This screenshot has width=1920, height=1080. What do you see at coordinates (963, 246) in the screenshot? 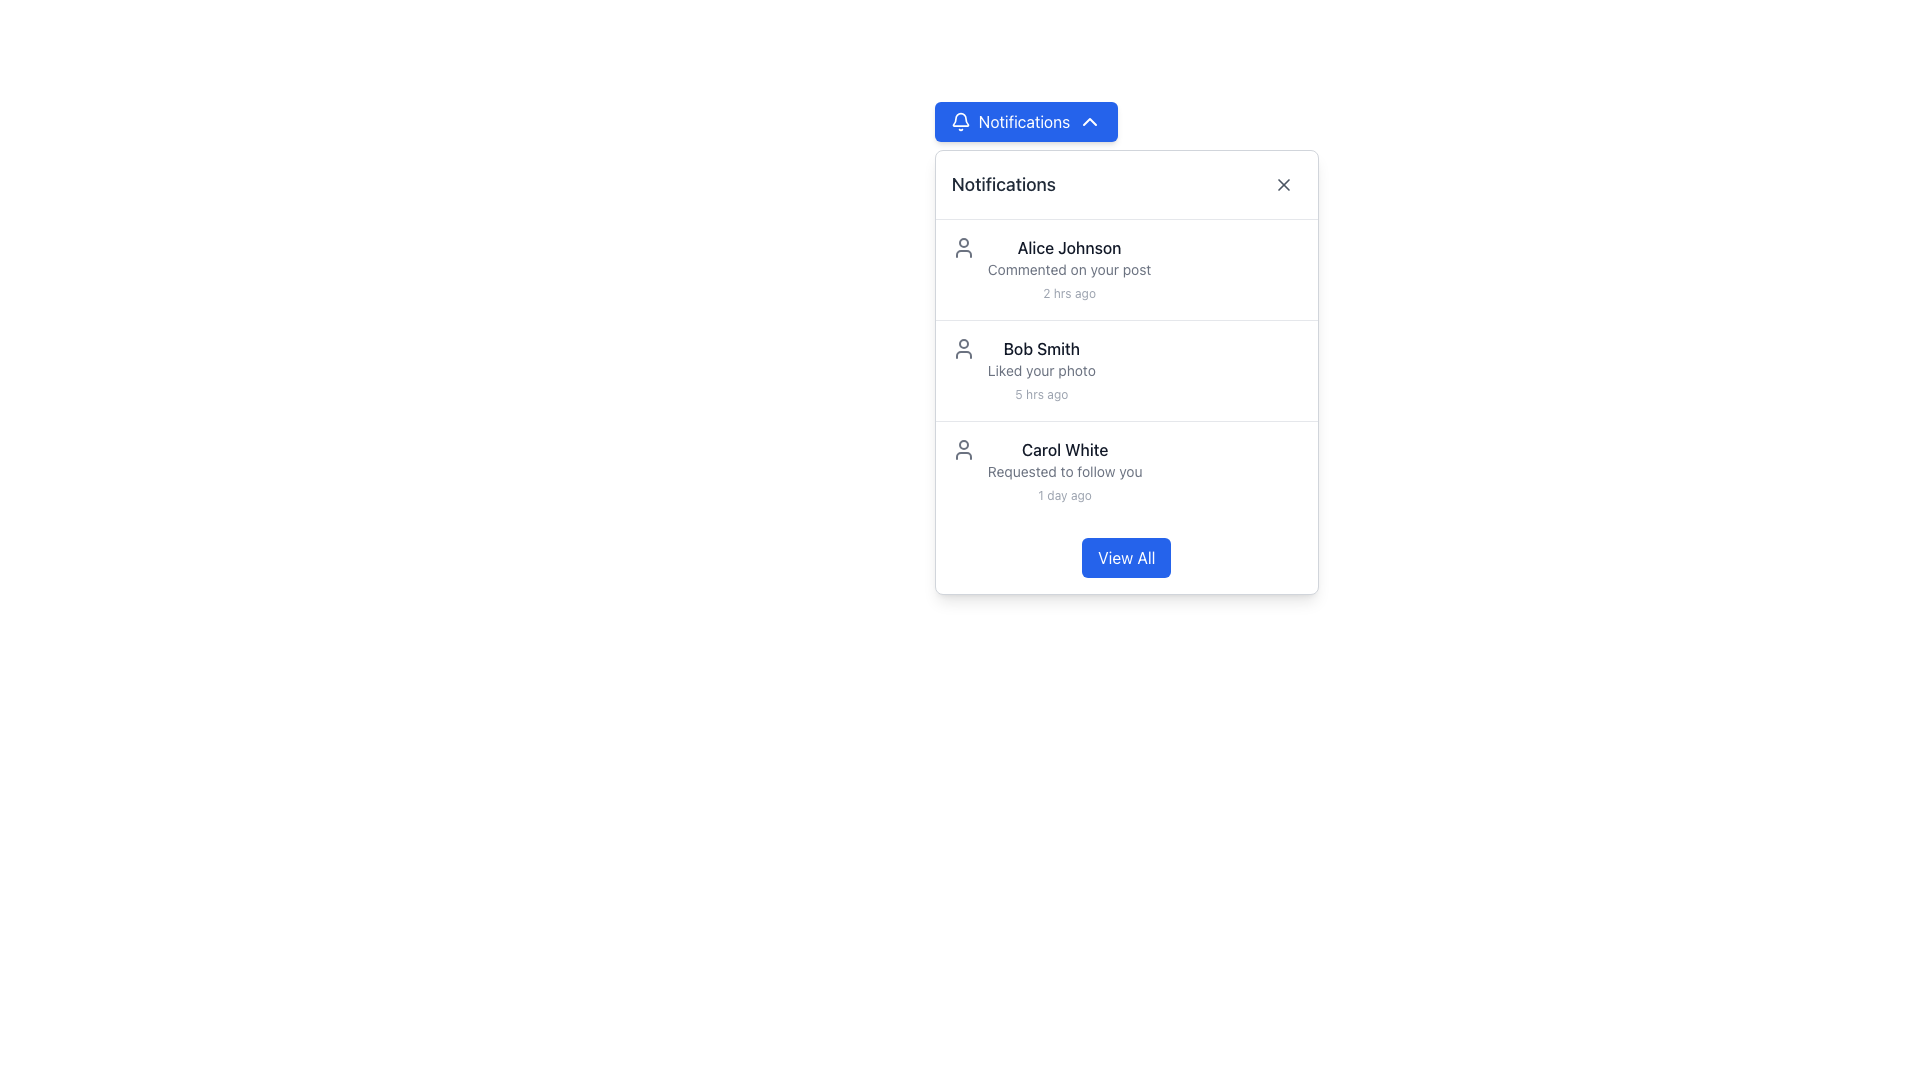
I see `the user profile silhouette icon located in the first notification entry to the left of the text 'Alice Johnson Commented on your post 2 hrs ago'` at bounding box center [963, 246].